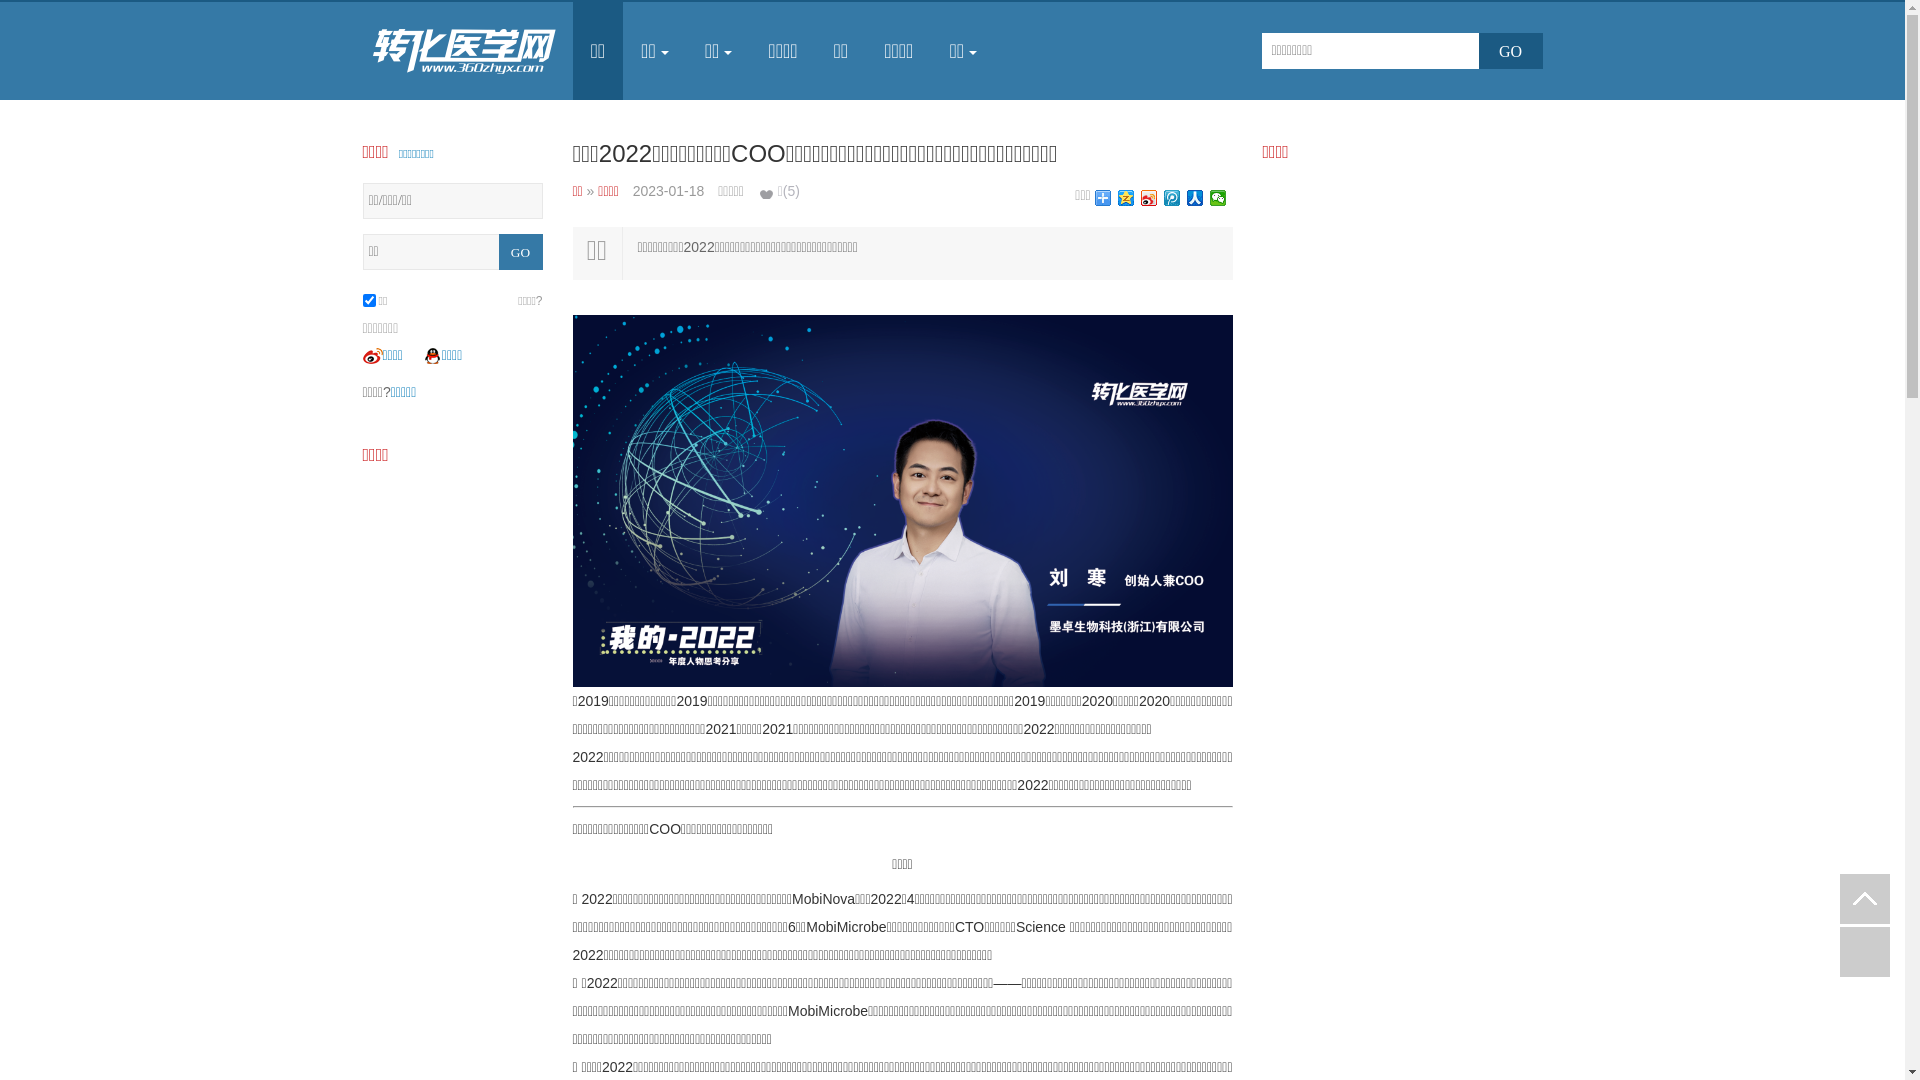 Image resolution: width=1920 pixels, height=1080 pixels. Describe the element at coordinates (1510, 49) in the screenshot. I see `'GO'` at that location.